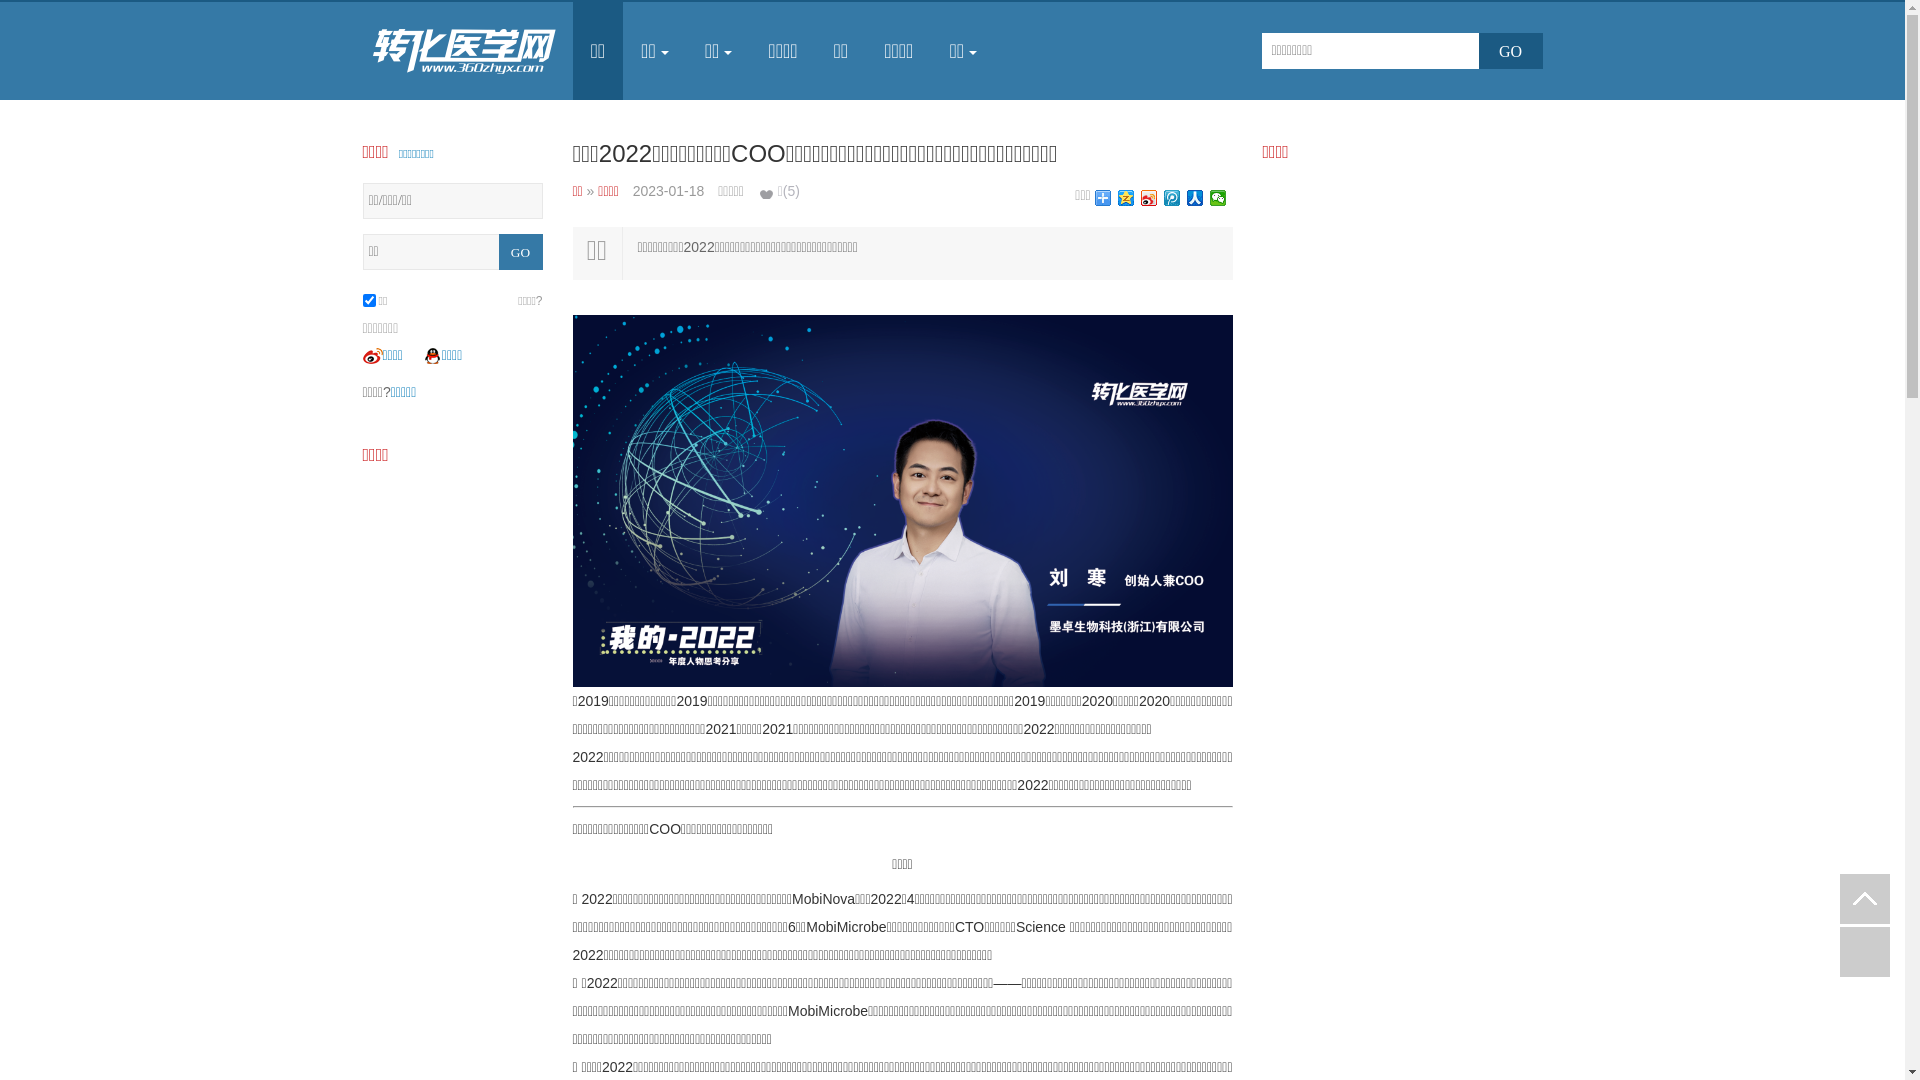 Image resolution: width=1920 pixels, height=1080 pixels. Describe the element at coordinates (1510, 49) in the screenshot. I see `'GO'` at that location.